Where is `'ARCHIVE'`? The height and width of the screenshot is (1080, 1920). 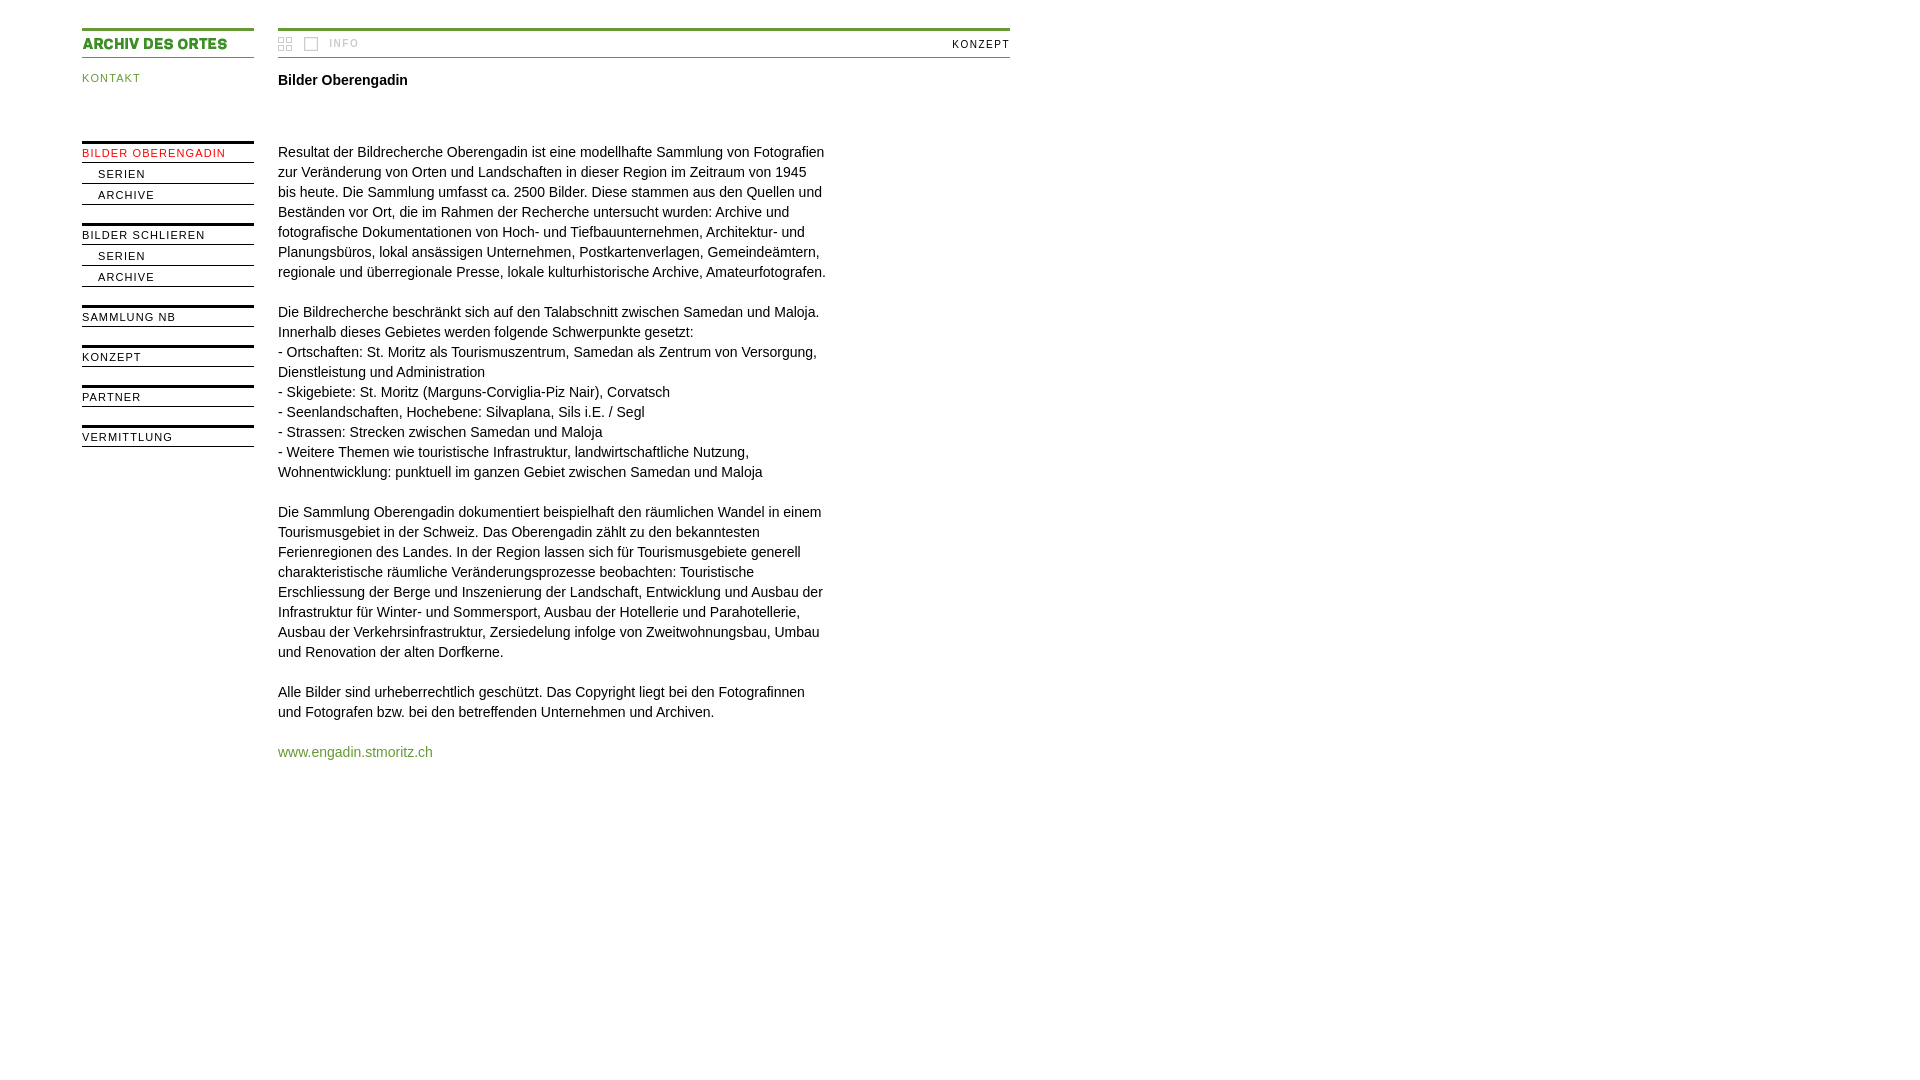 'ARCHIVE' is located at coordinates (96, 195).